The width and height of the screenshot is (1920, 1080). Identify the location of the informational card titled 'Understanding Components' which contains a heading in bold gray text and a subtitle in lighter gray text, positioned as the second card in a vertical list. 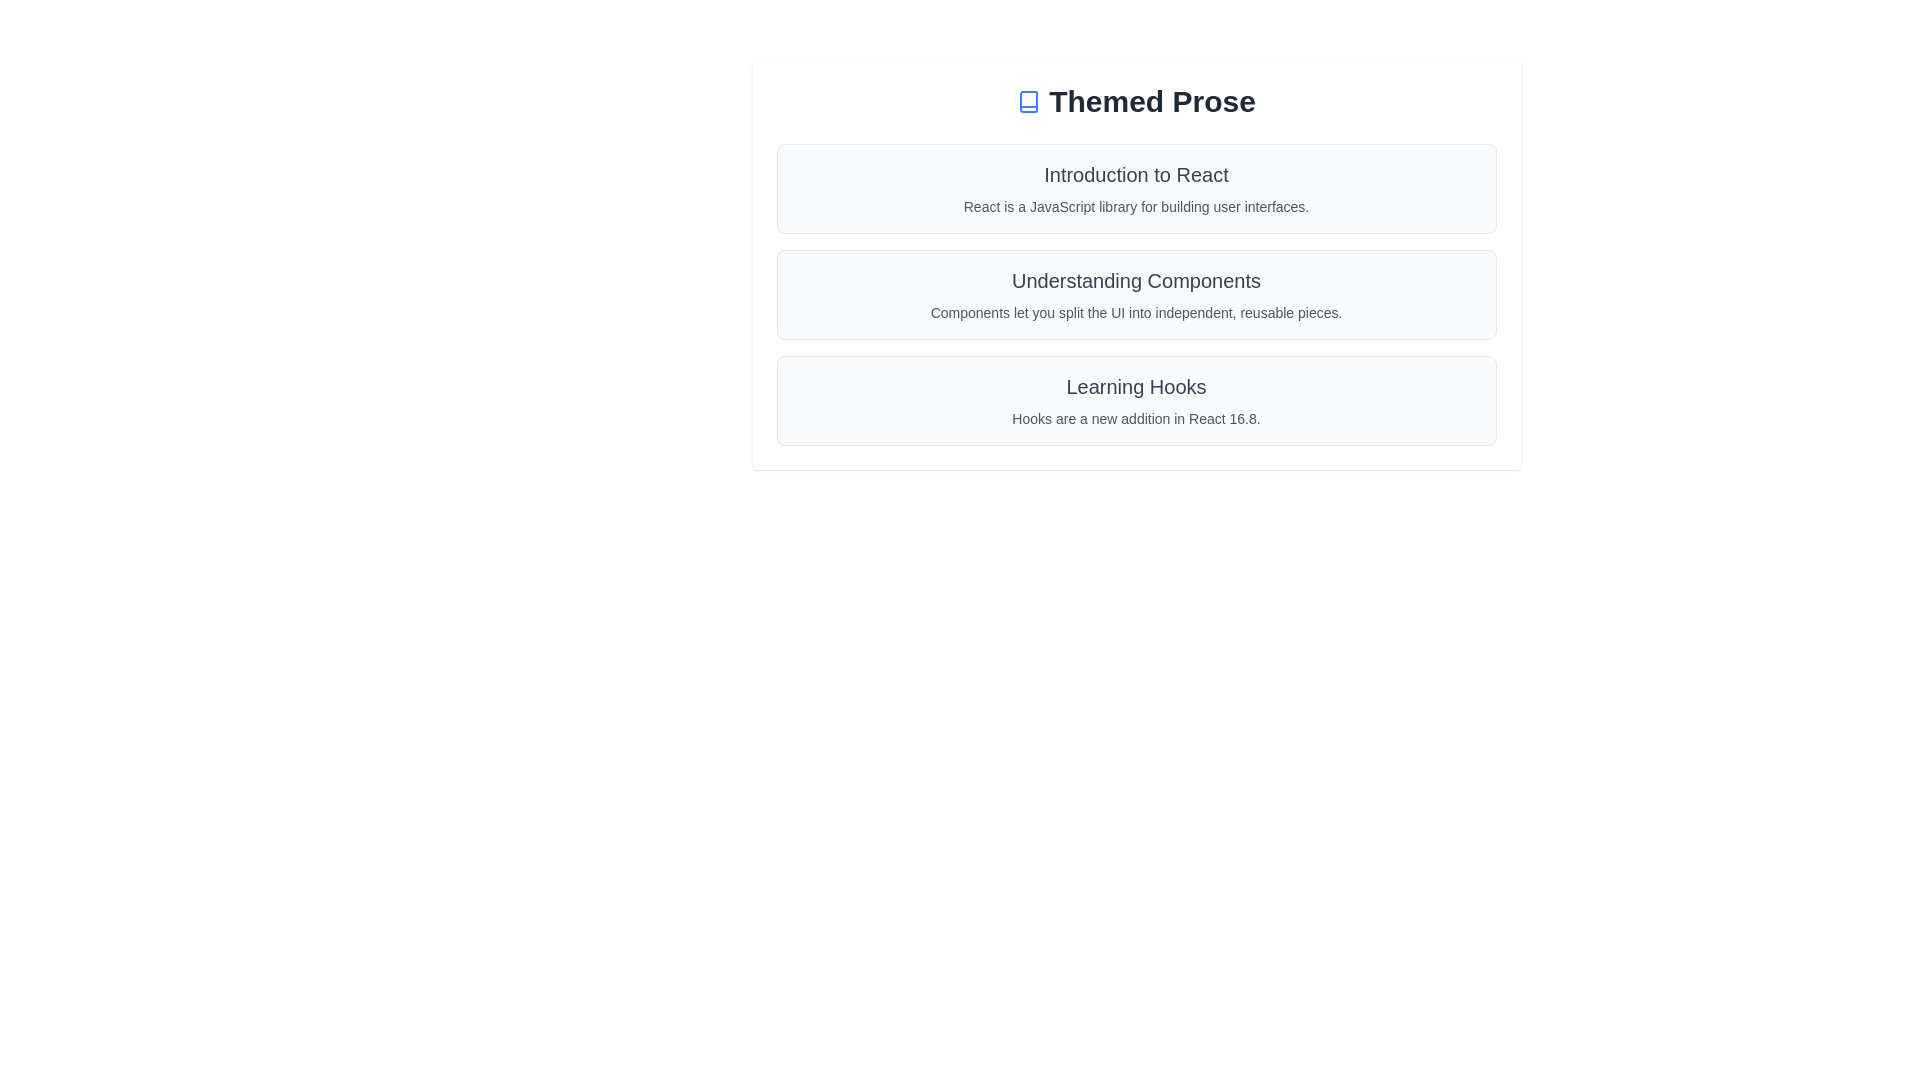
(1136, 294).